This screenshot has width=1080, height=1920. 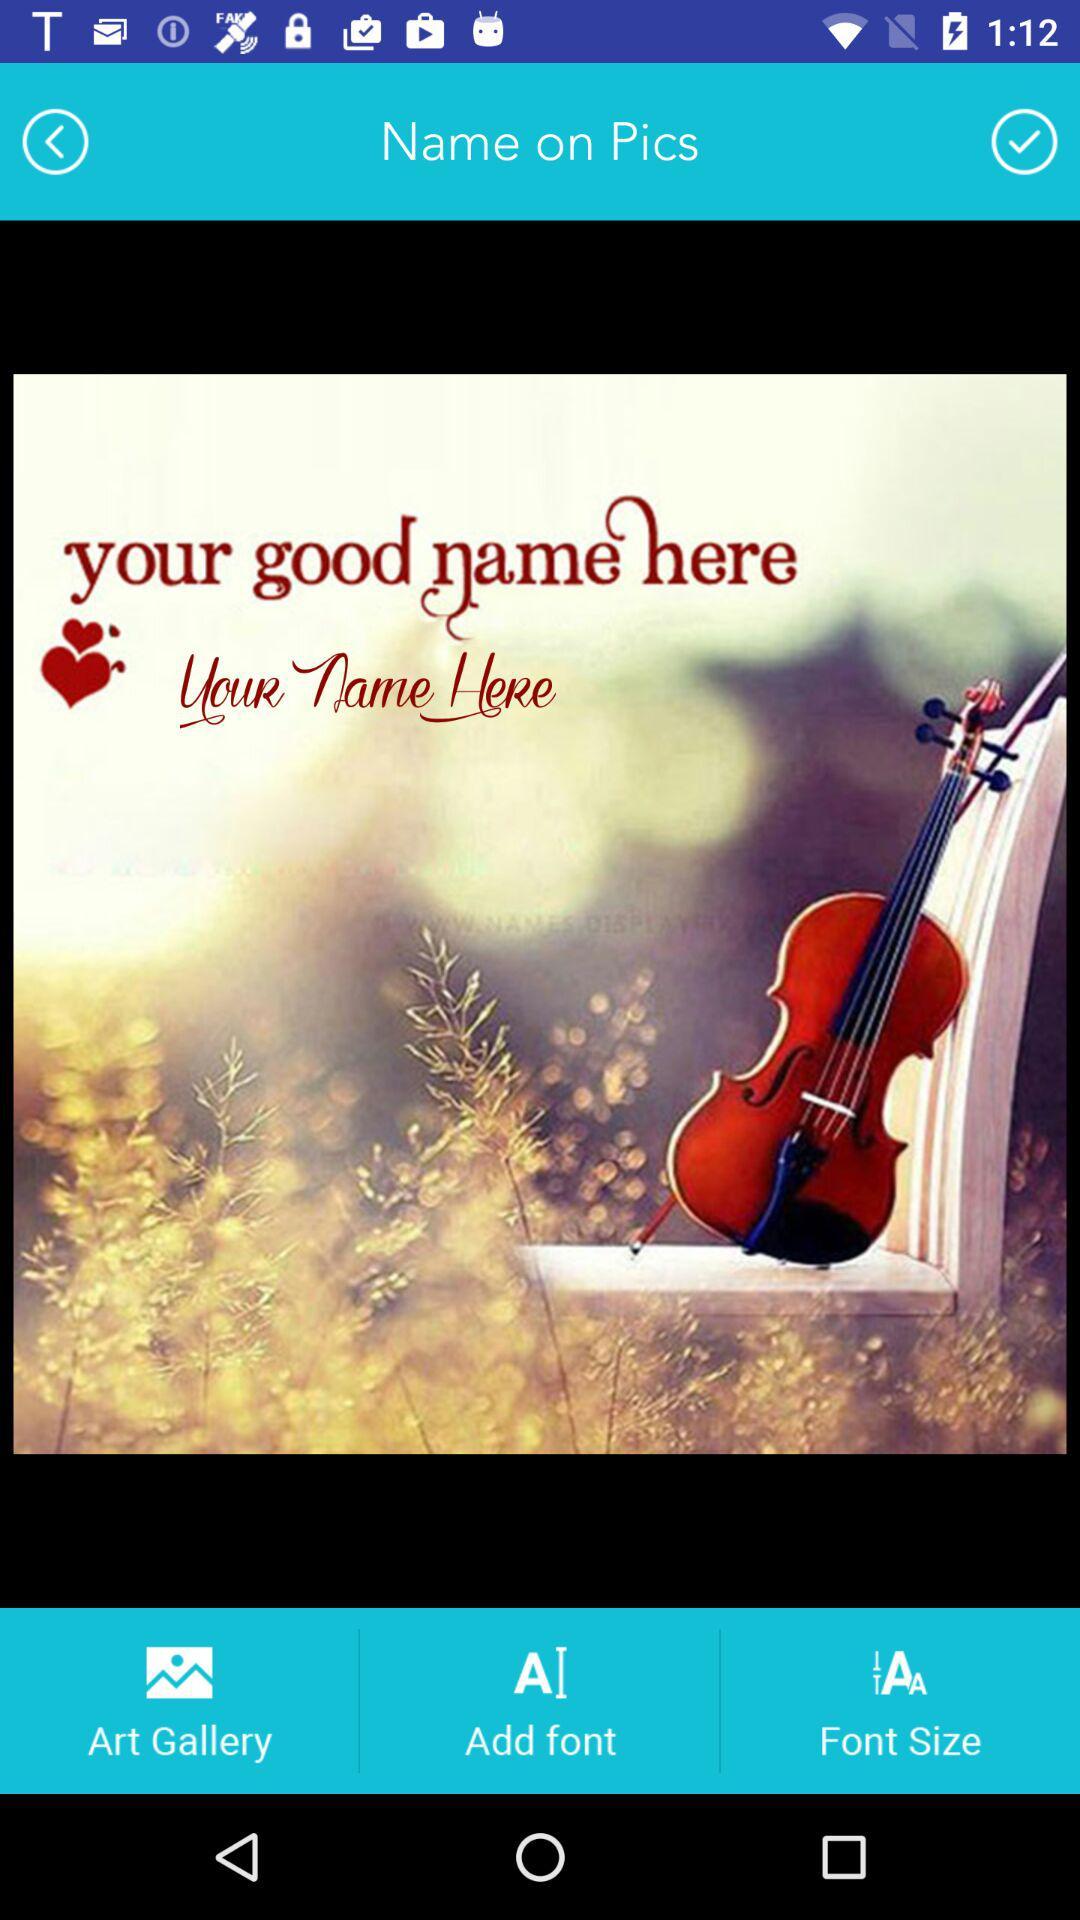 What do you see at coordinates (1024, 140) in the screenshot?
I see `the app next to the name on pics app` at bounding box center [1024, 140].